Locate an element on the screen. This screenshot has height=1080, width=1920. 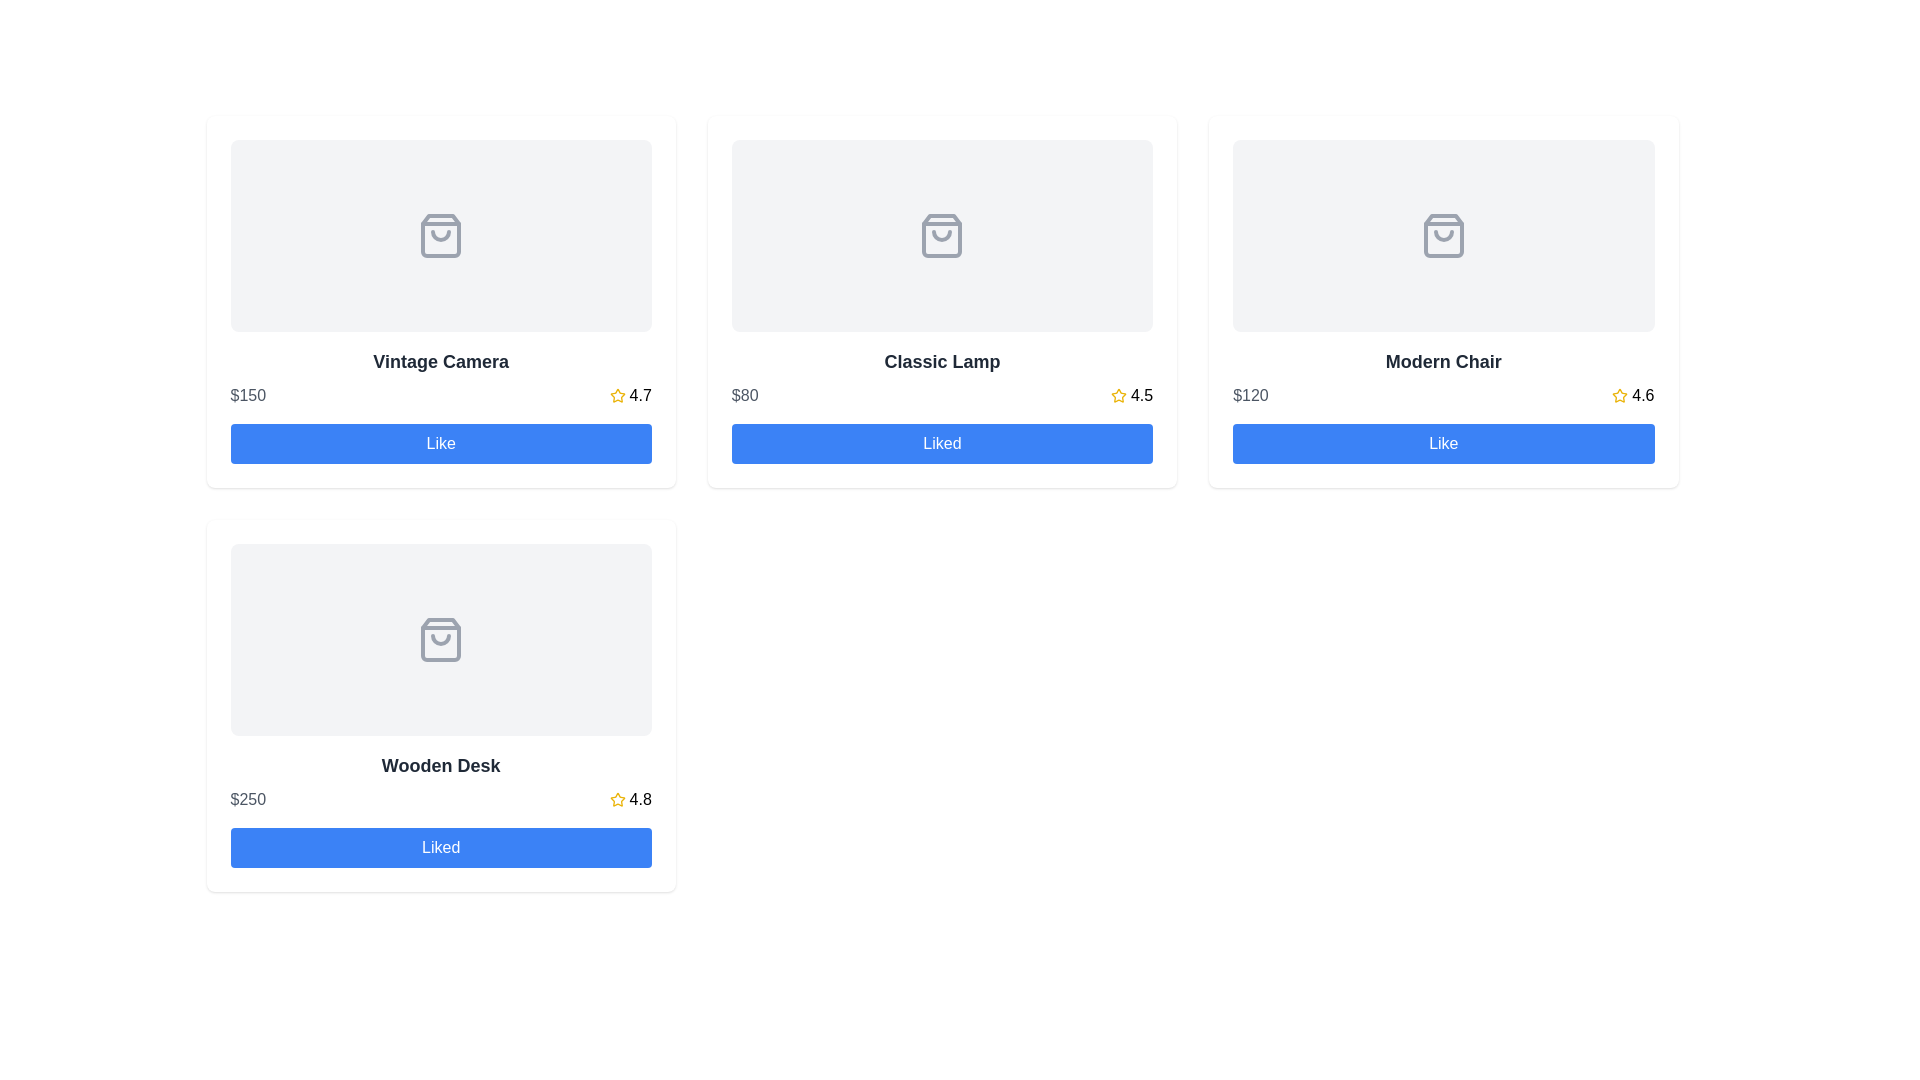
the second product card in the grid layout is located at coordinates (941, 301).